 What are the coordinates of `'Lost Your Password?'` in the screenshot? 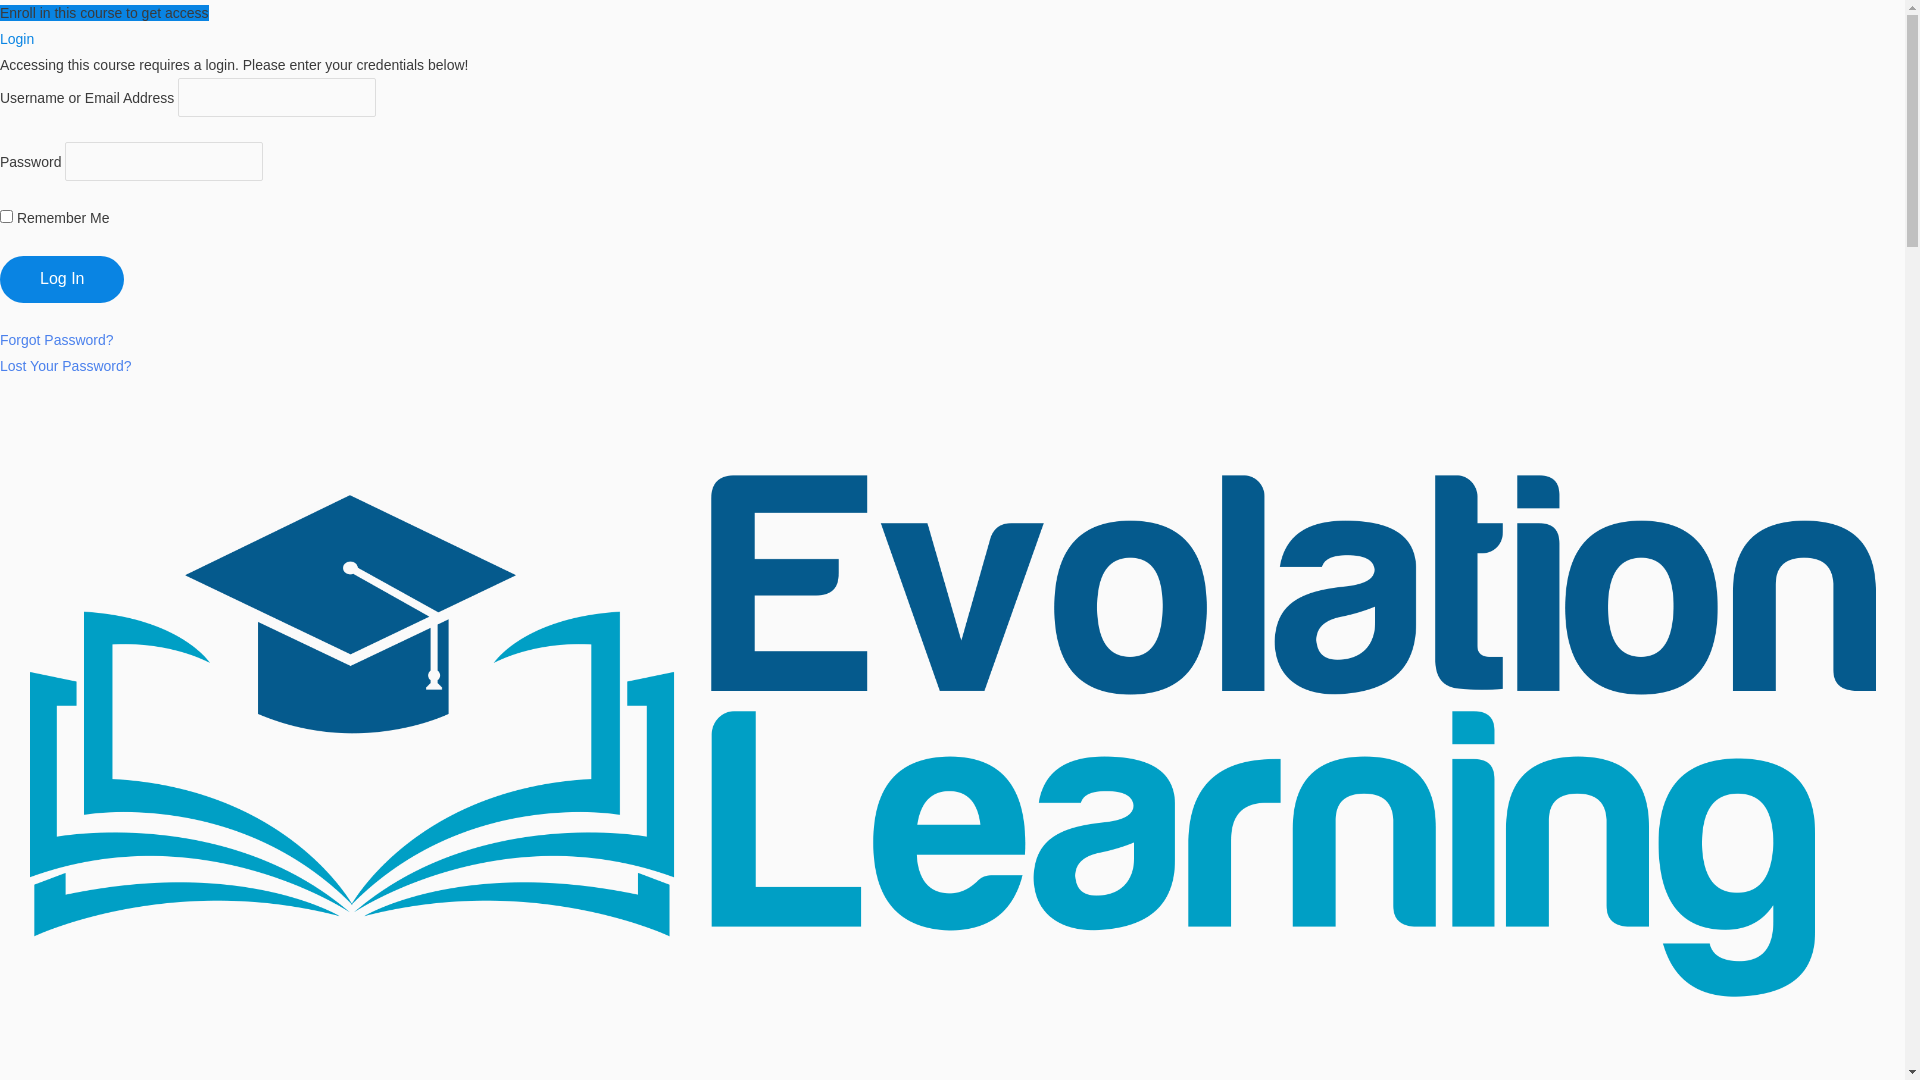 It's located at (66, 366).